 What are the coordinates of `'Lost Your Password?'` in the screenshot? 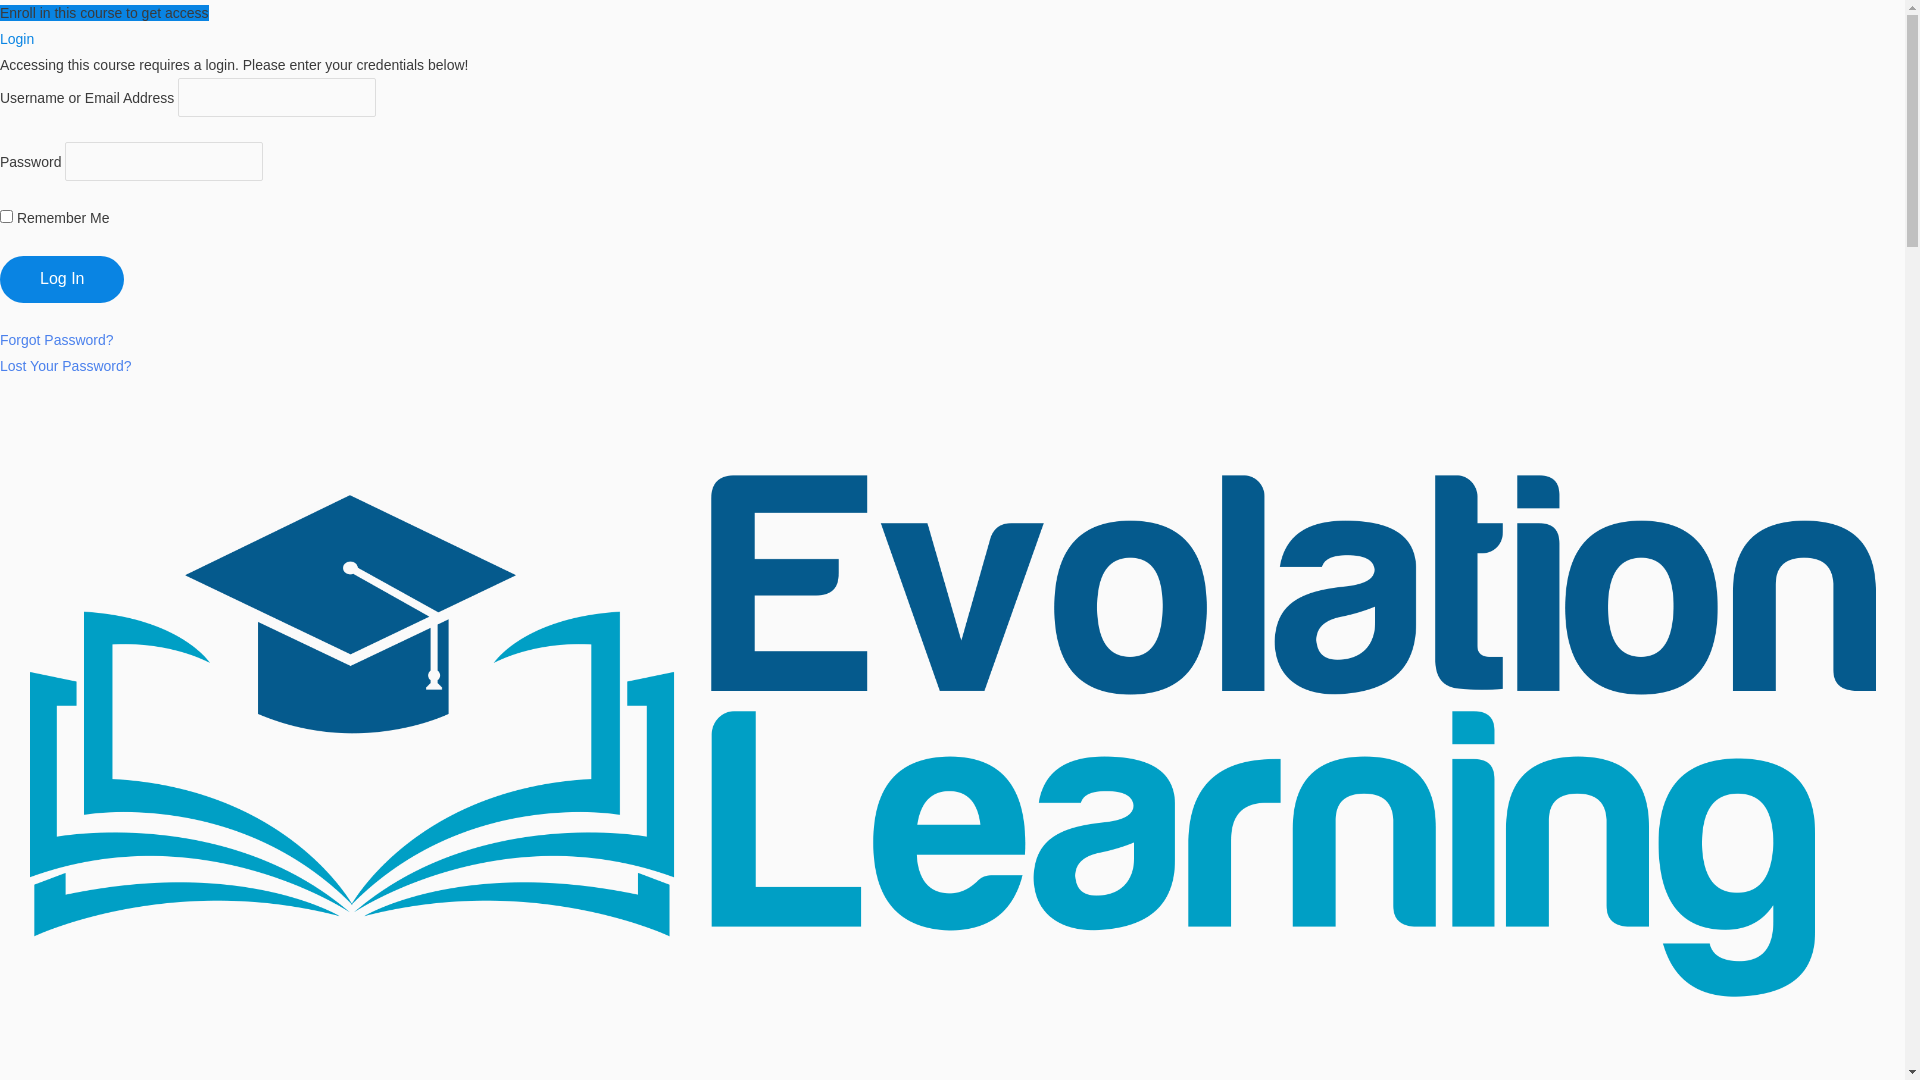 It's located at (66, 366).